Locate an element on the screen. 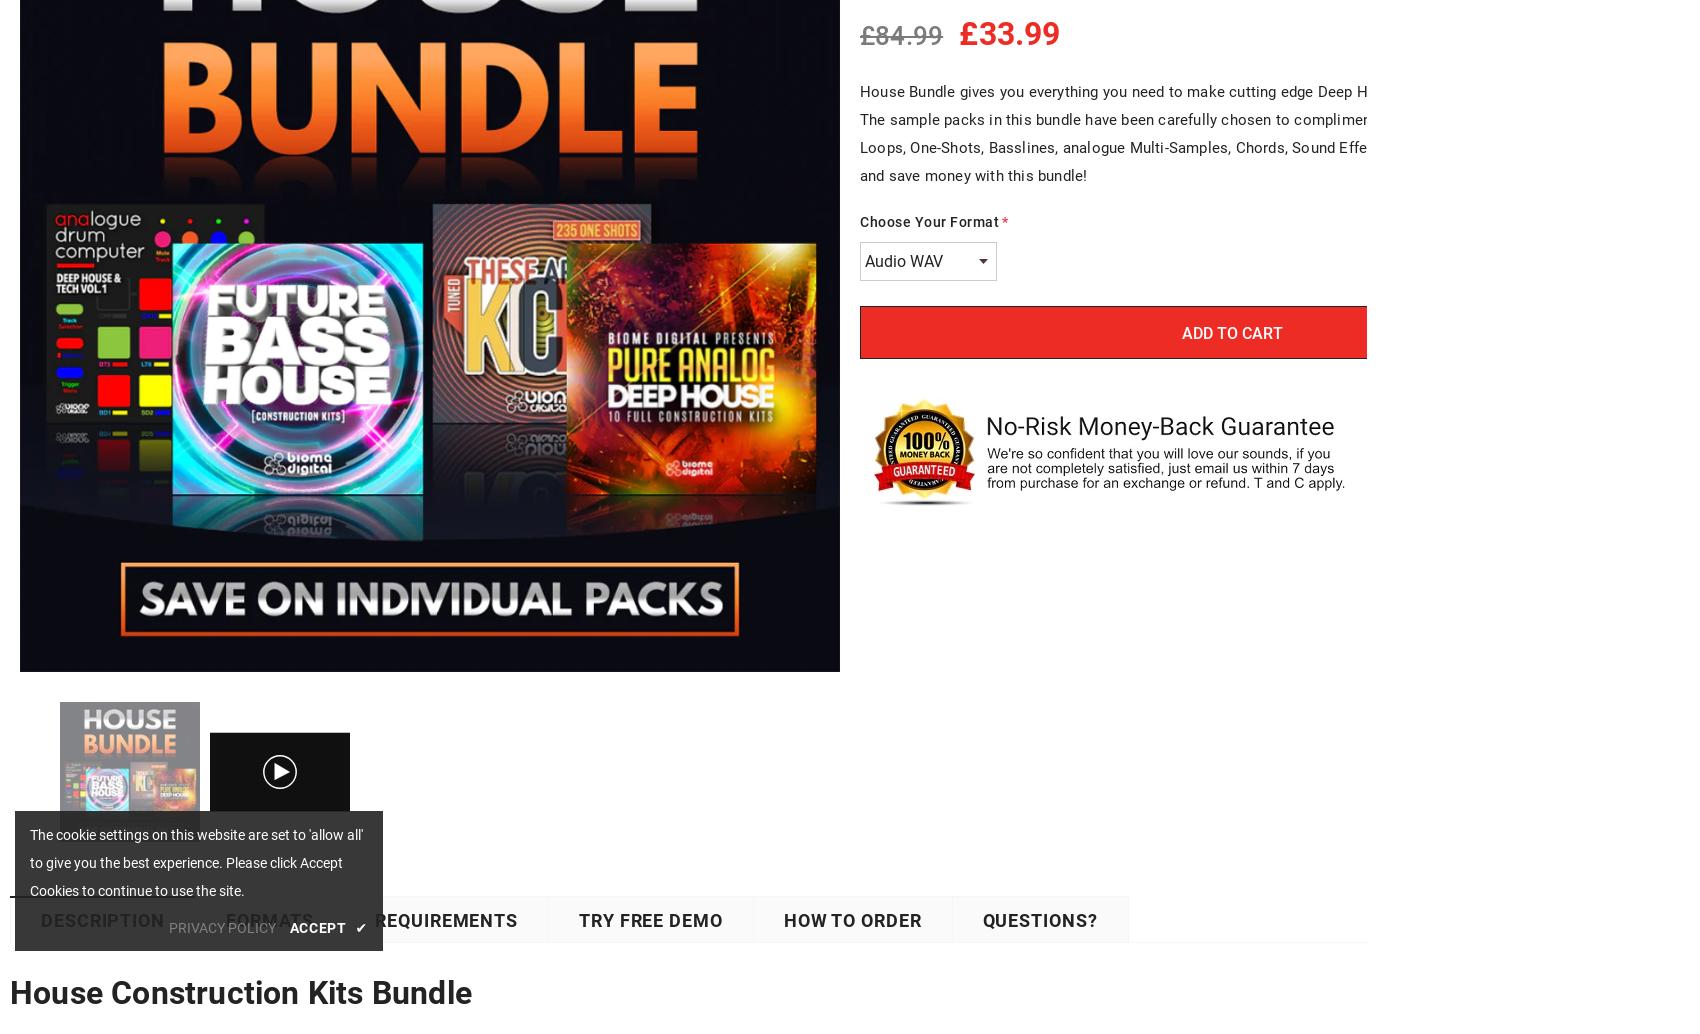 The image size is (1700, 1034). 'House Construction Kits Bundle' is located at coordinates (241, 991).